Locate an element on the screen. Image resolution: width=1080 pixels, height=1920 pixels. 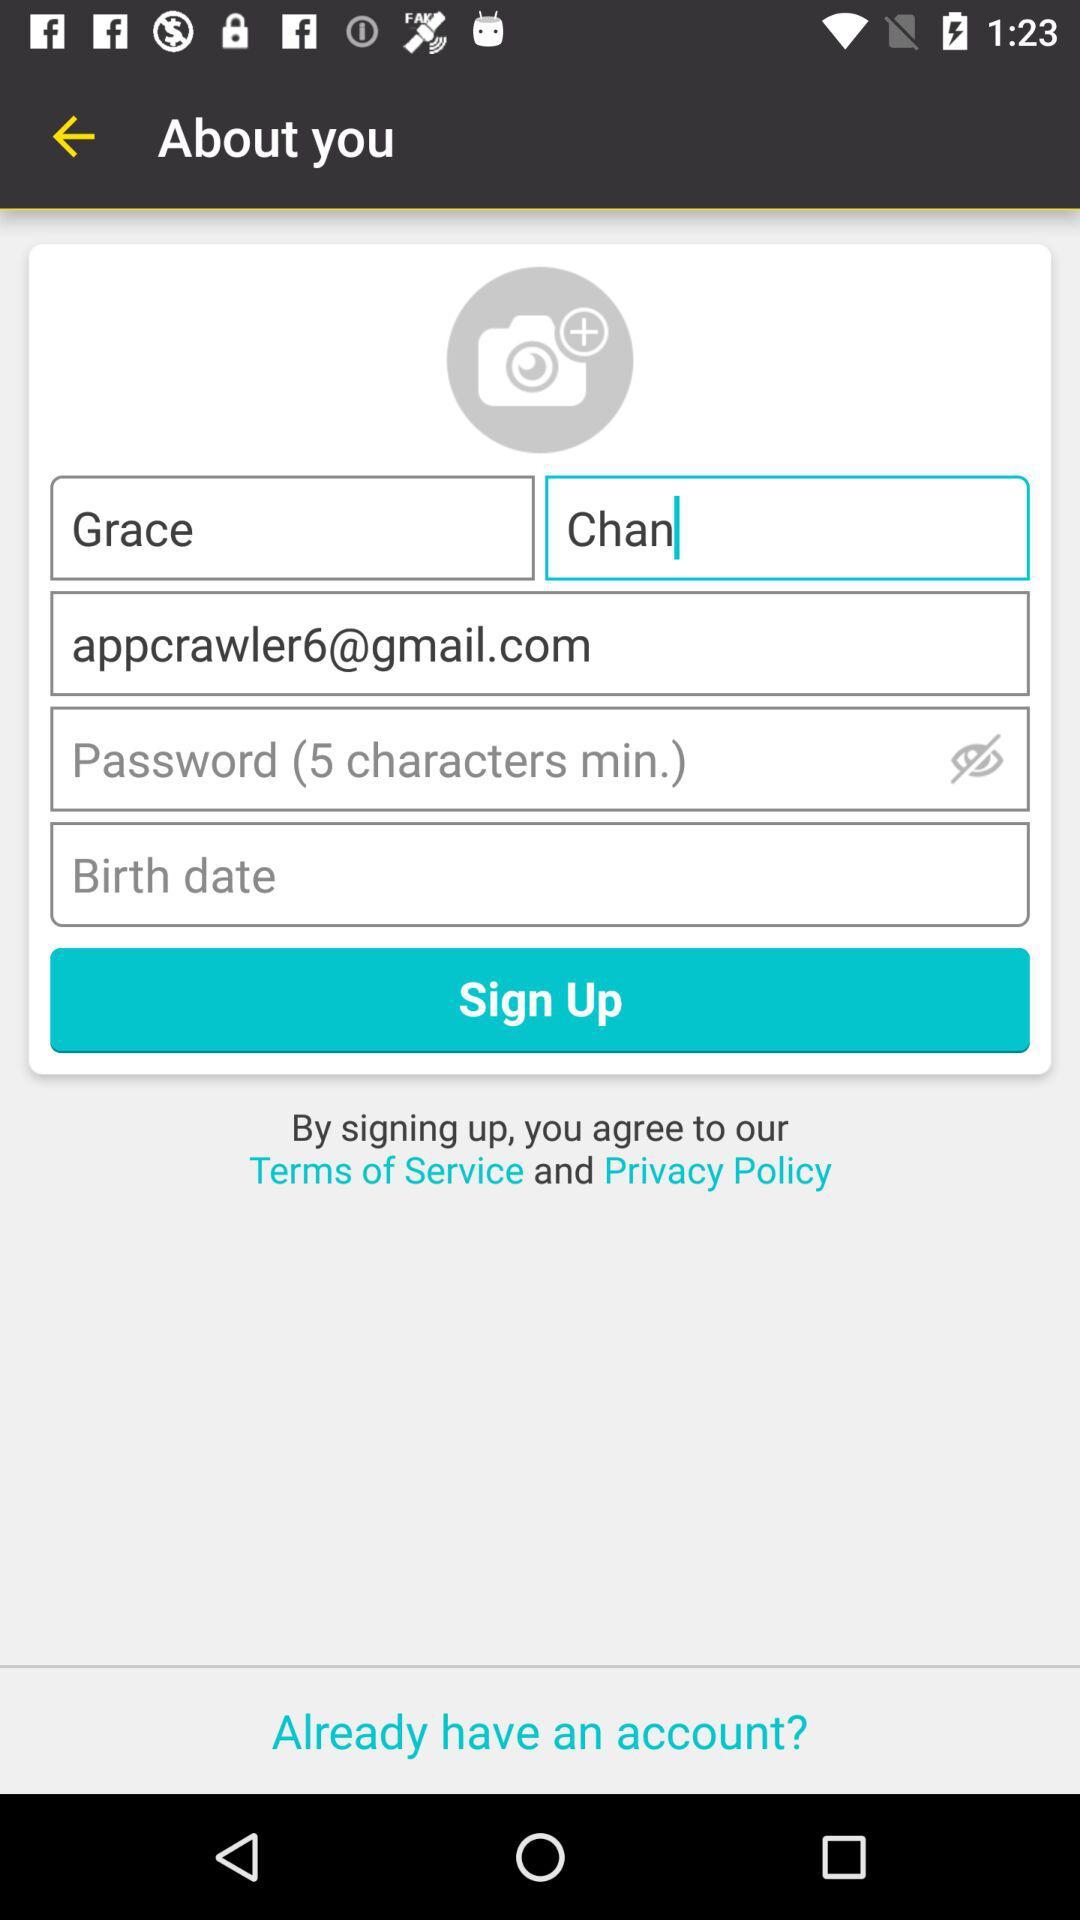
the photo icon is located at coordinates (540, 360).